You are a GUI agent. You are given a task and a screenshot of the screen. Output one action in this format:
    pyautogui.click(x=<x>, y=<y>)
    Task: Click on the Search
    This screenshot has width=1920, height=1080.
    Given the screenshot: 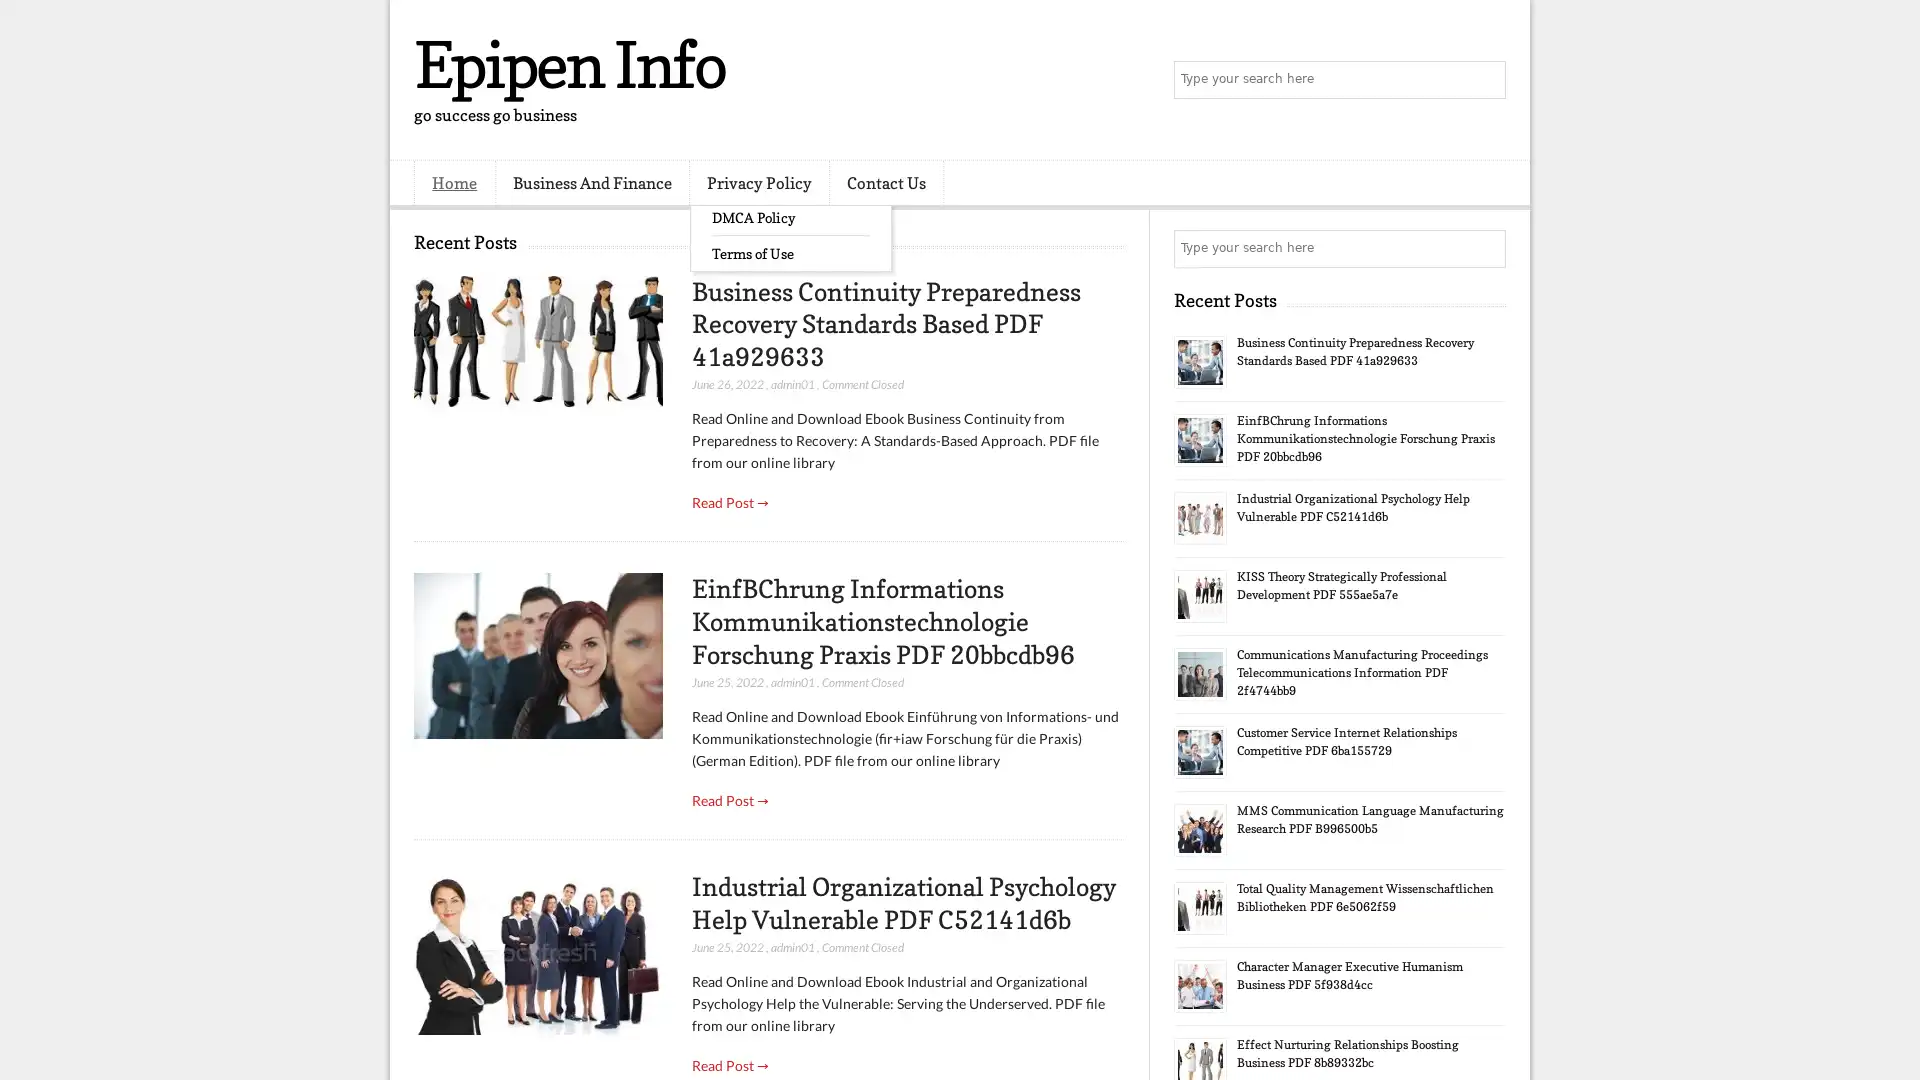 What is the action you would take?
    pyautogui.click(x=1485, y=248)
    